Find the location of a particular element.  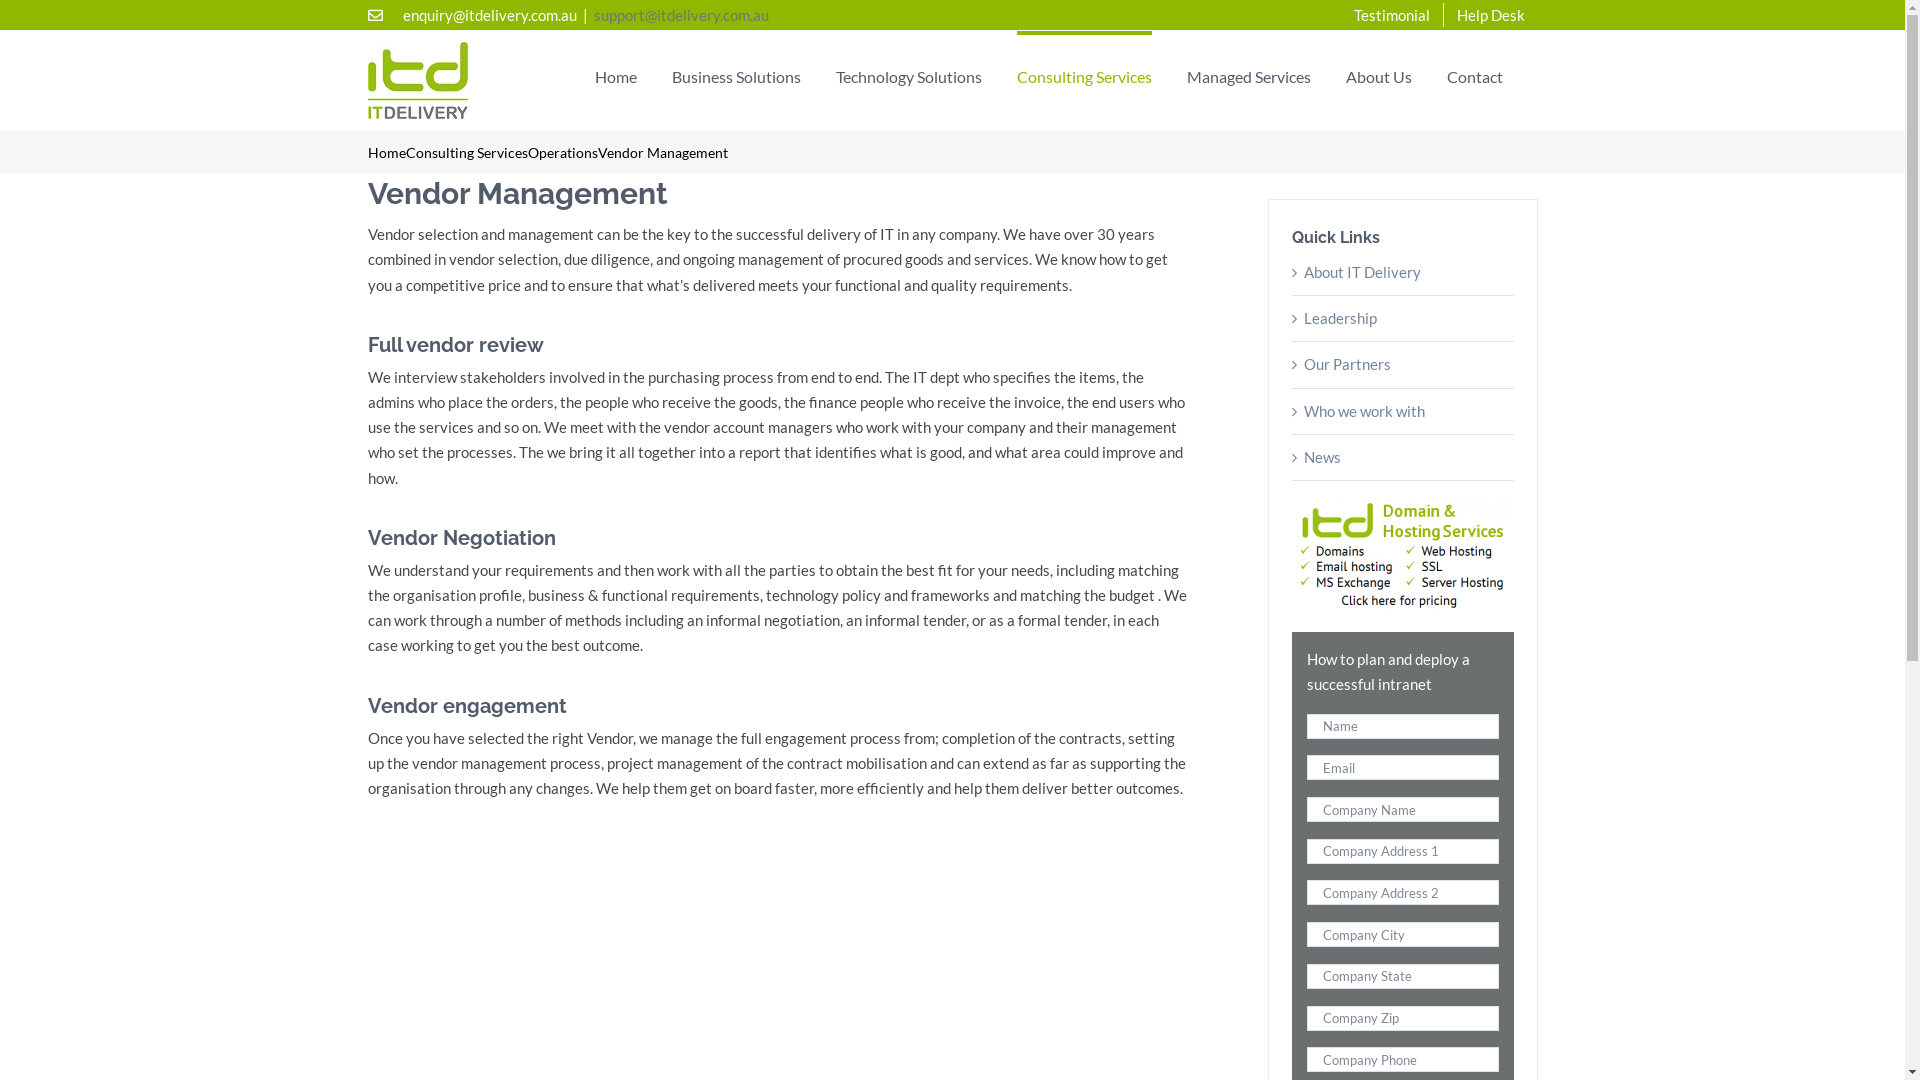

'Testimonial' is located at coordinates (1390, 15).